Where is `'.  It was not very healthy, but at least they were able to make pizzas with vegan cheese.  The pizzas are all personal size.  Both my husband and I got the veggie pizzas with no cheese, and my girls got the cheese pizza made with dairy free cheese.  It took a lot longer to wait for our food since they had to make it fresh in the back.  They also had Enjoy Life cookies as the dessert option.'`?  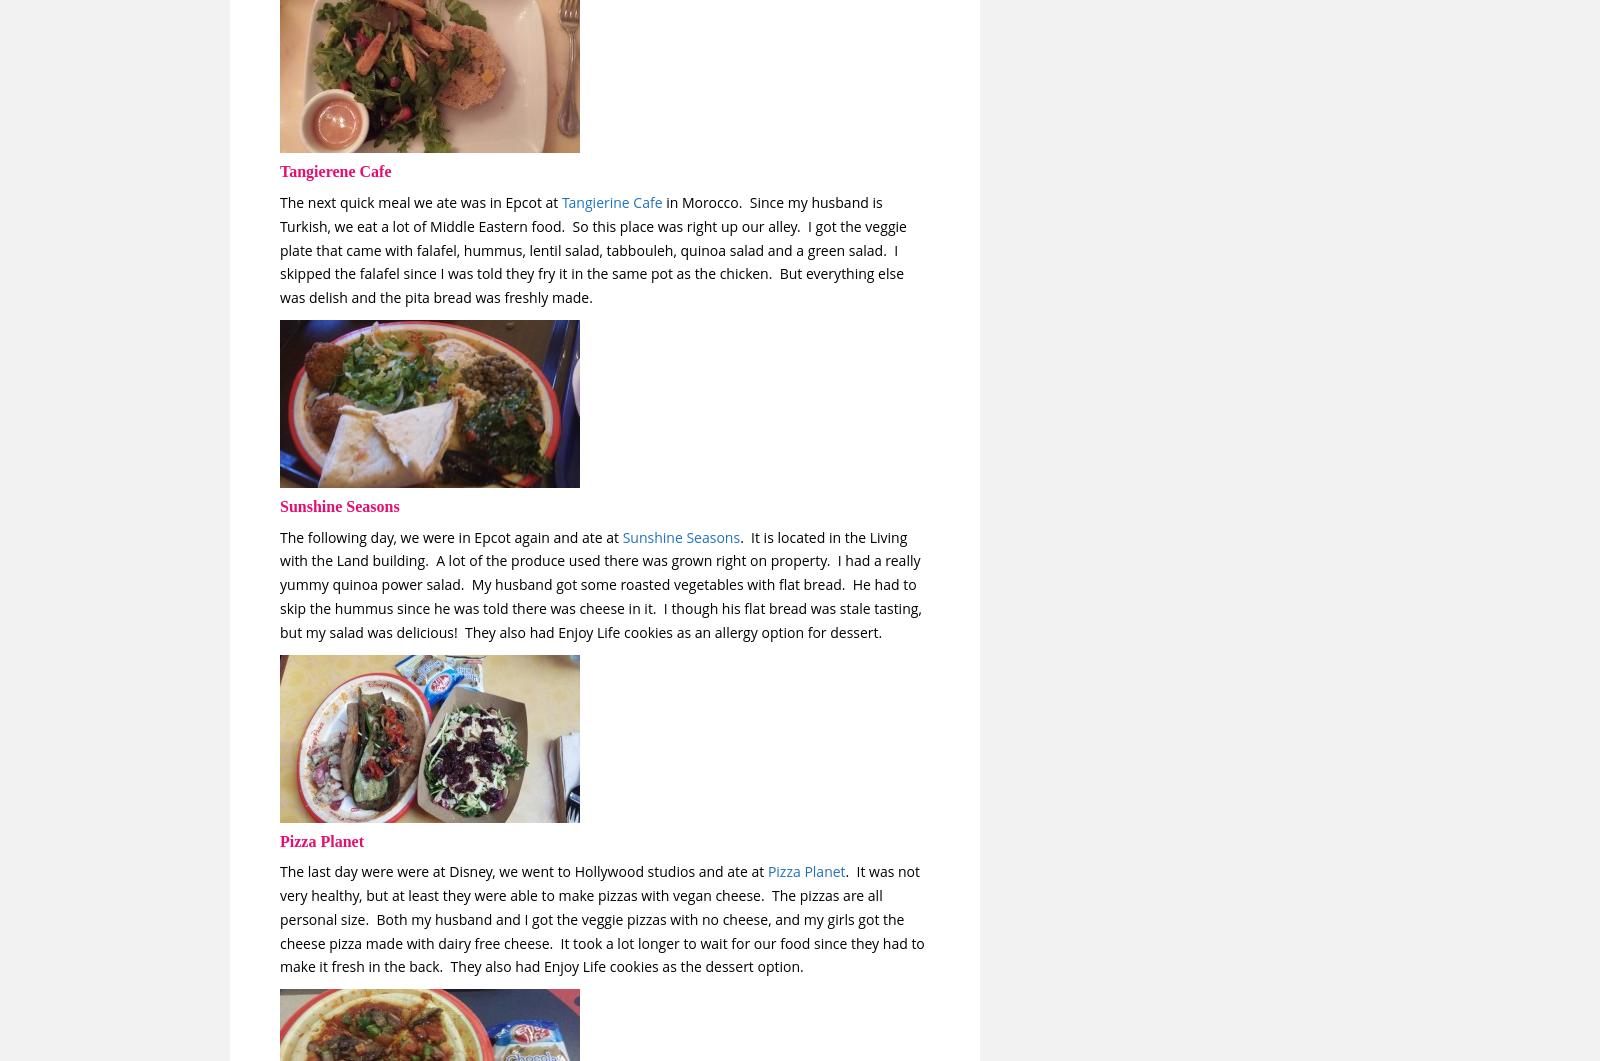 '.  It was not very healthy, but at least they were able to make pizzas with vegan cheese.  The pizzas are all personal size.  Both my husband and I got the veggie pizzas with no cheese, and my girls got the cheese pizza made with dairy free cheese.  It took a lot longer to wait for our food since they had to make it fresh in the back.  They also had Enjoy Life cookies as the dessert option.' is located at coordinates (280, 918).